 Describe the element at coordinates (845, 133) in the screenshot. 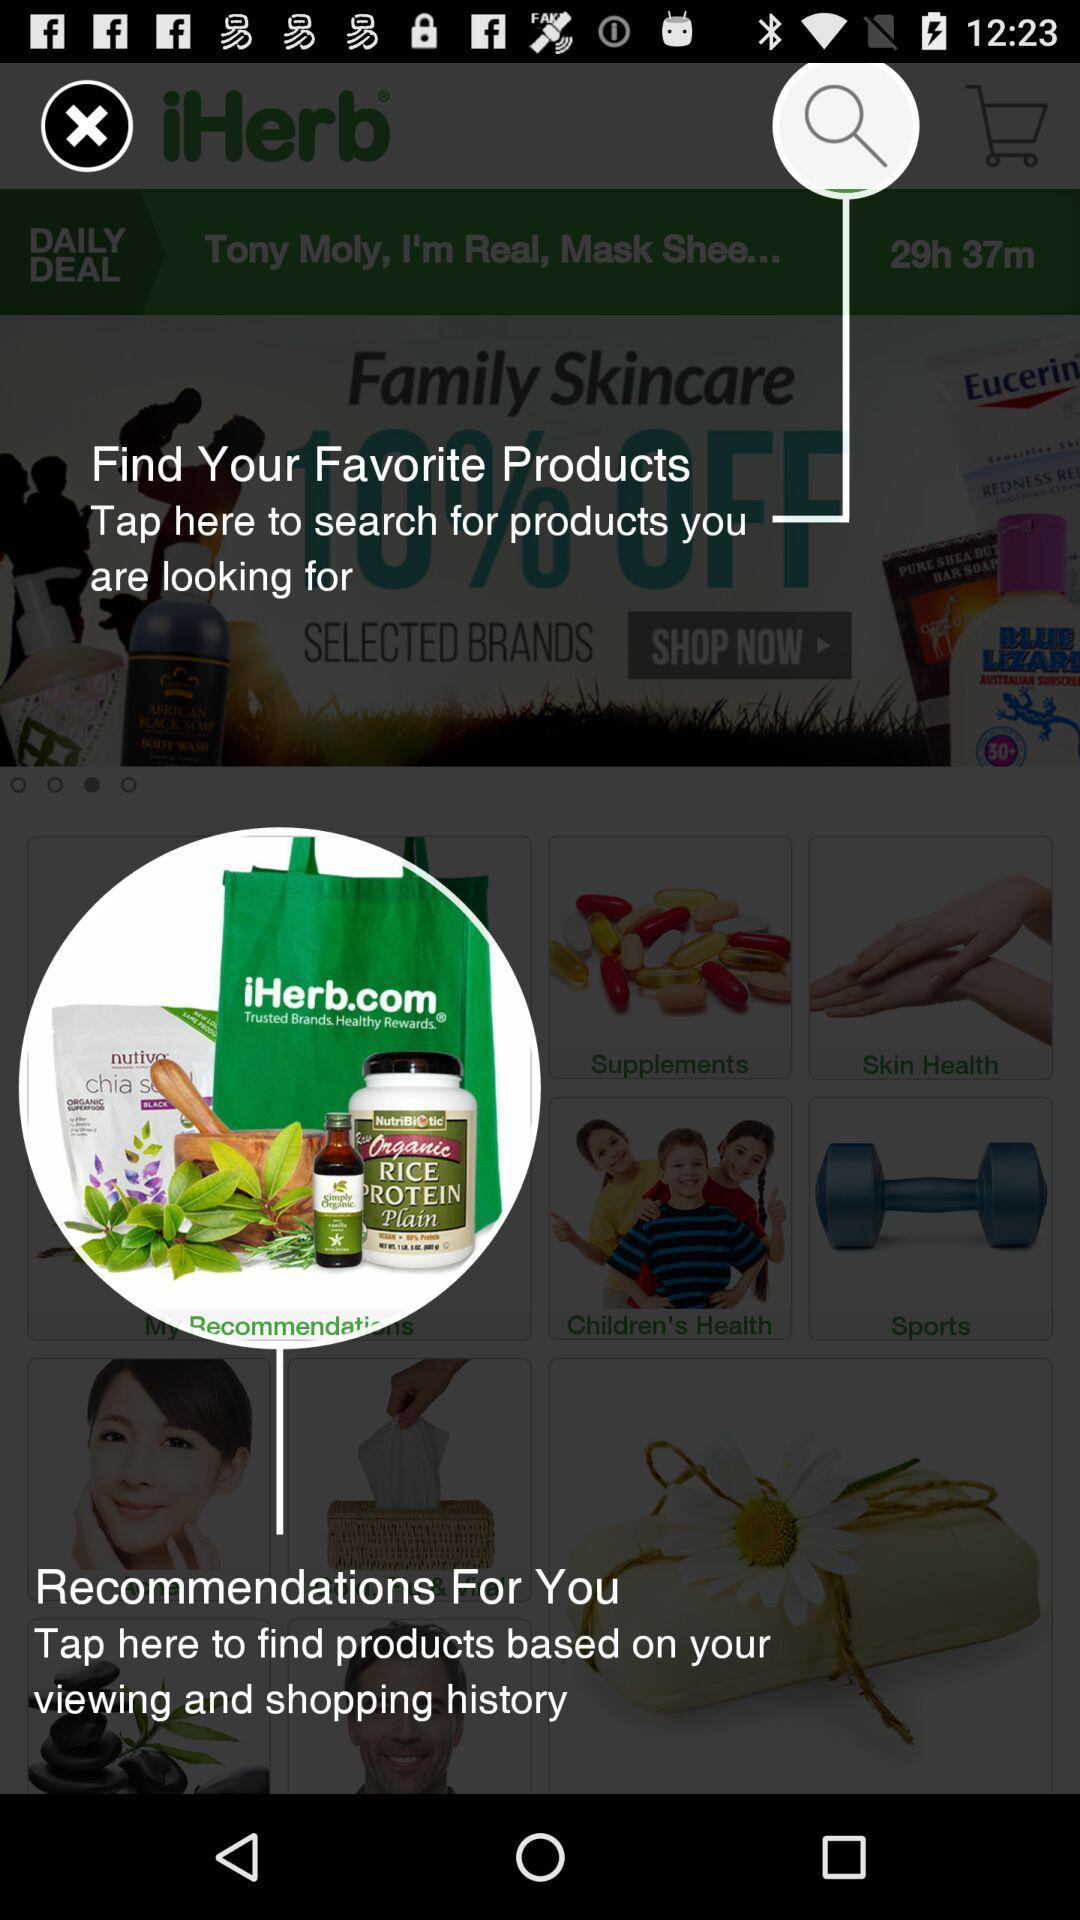

I see `the search icon` at that location.